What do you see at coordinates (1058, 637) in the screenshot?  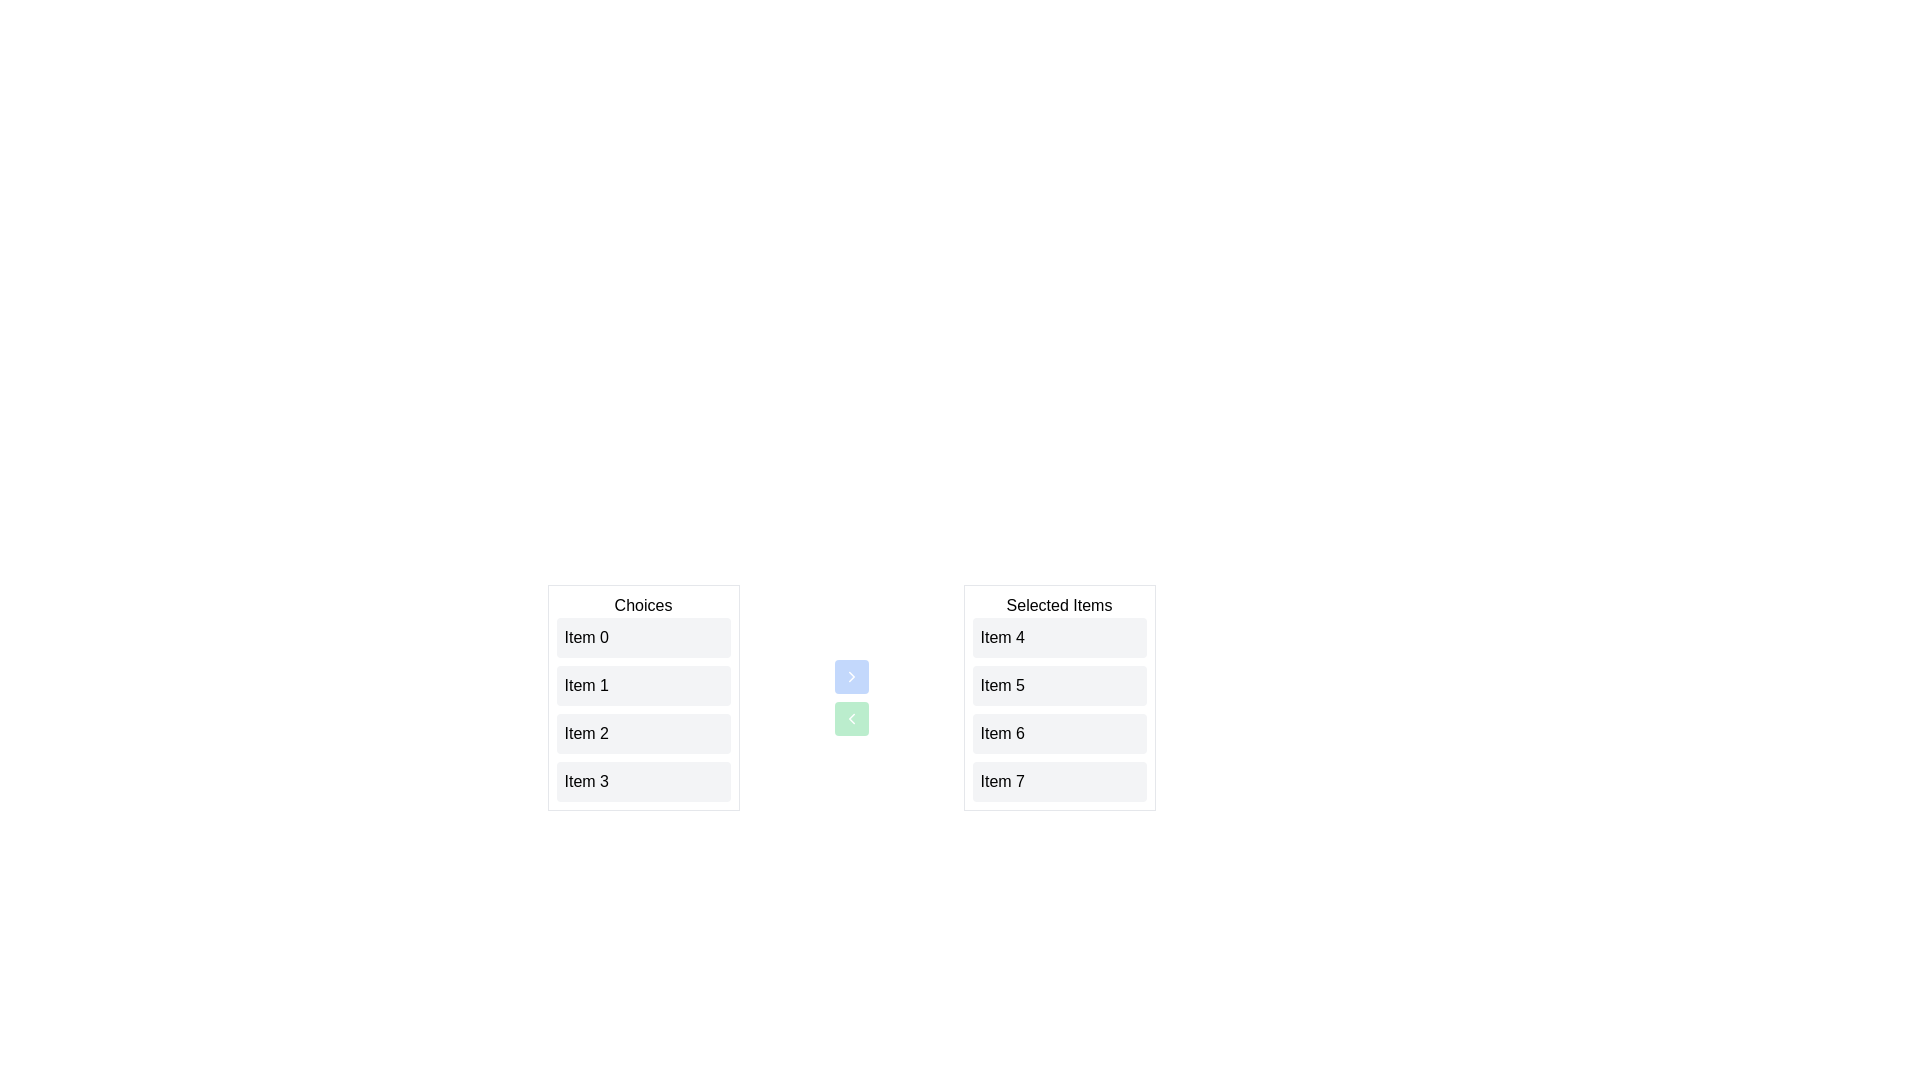 I see `the first list item labeled 'Item 4' within the 'Selected Items' section` at bounding box center [1058, 637].